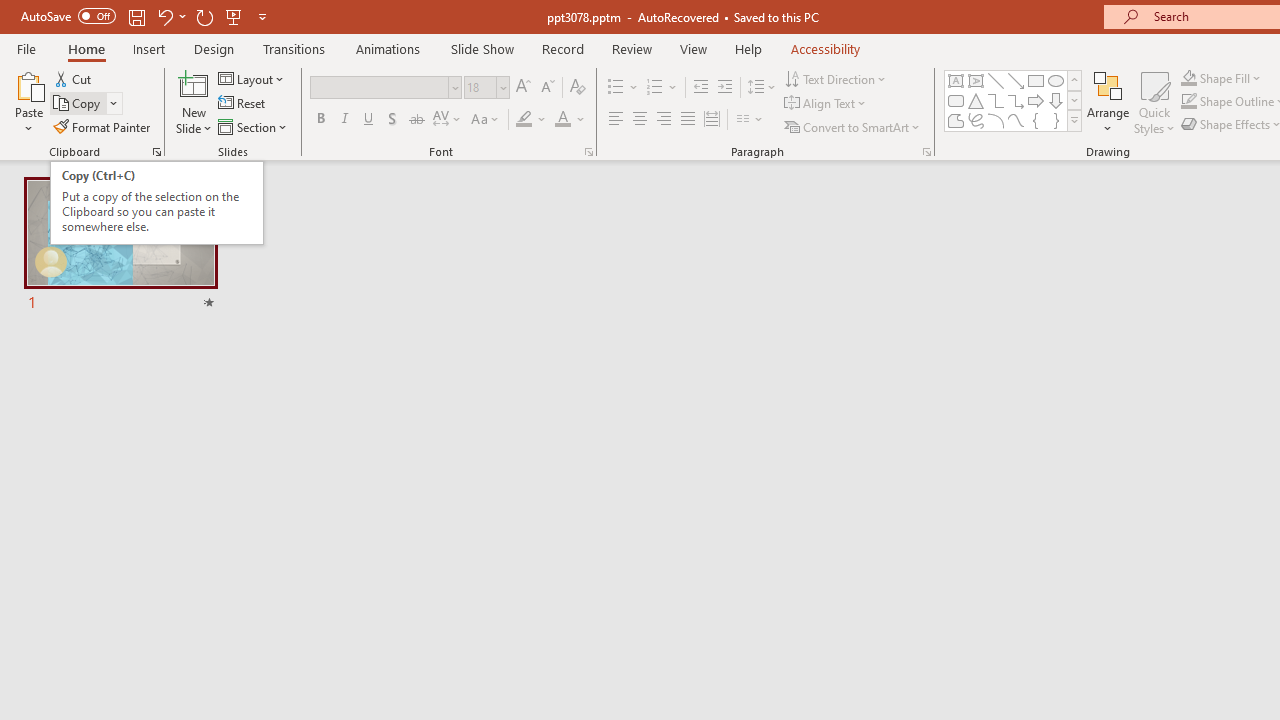 This screenshot has height=720, width=1280. What do you see at coordinates (1055, 100) in the screenshot?
I see `'Arrow: Down'` at bounding box center [1055, 100].